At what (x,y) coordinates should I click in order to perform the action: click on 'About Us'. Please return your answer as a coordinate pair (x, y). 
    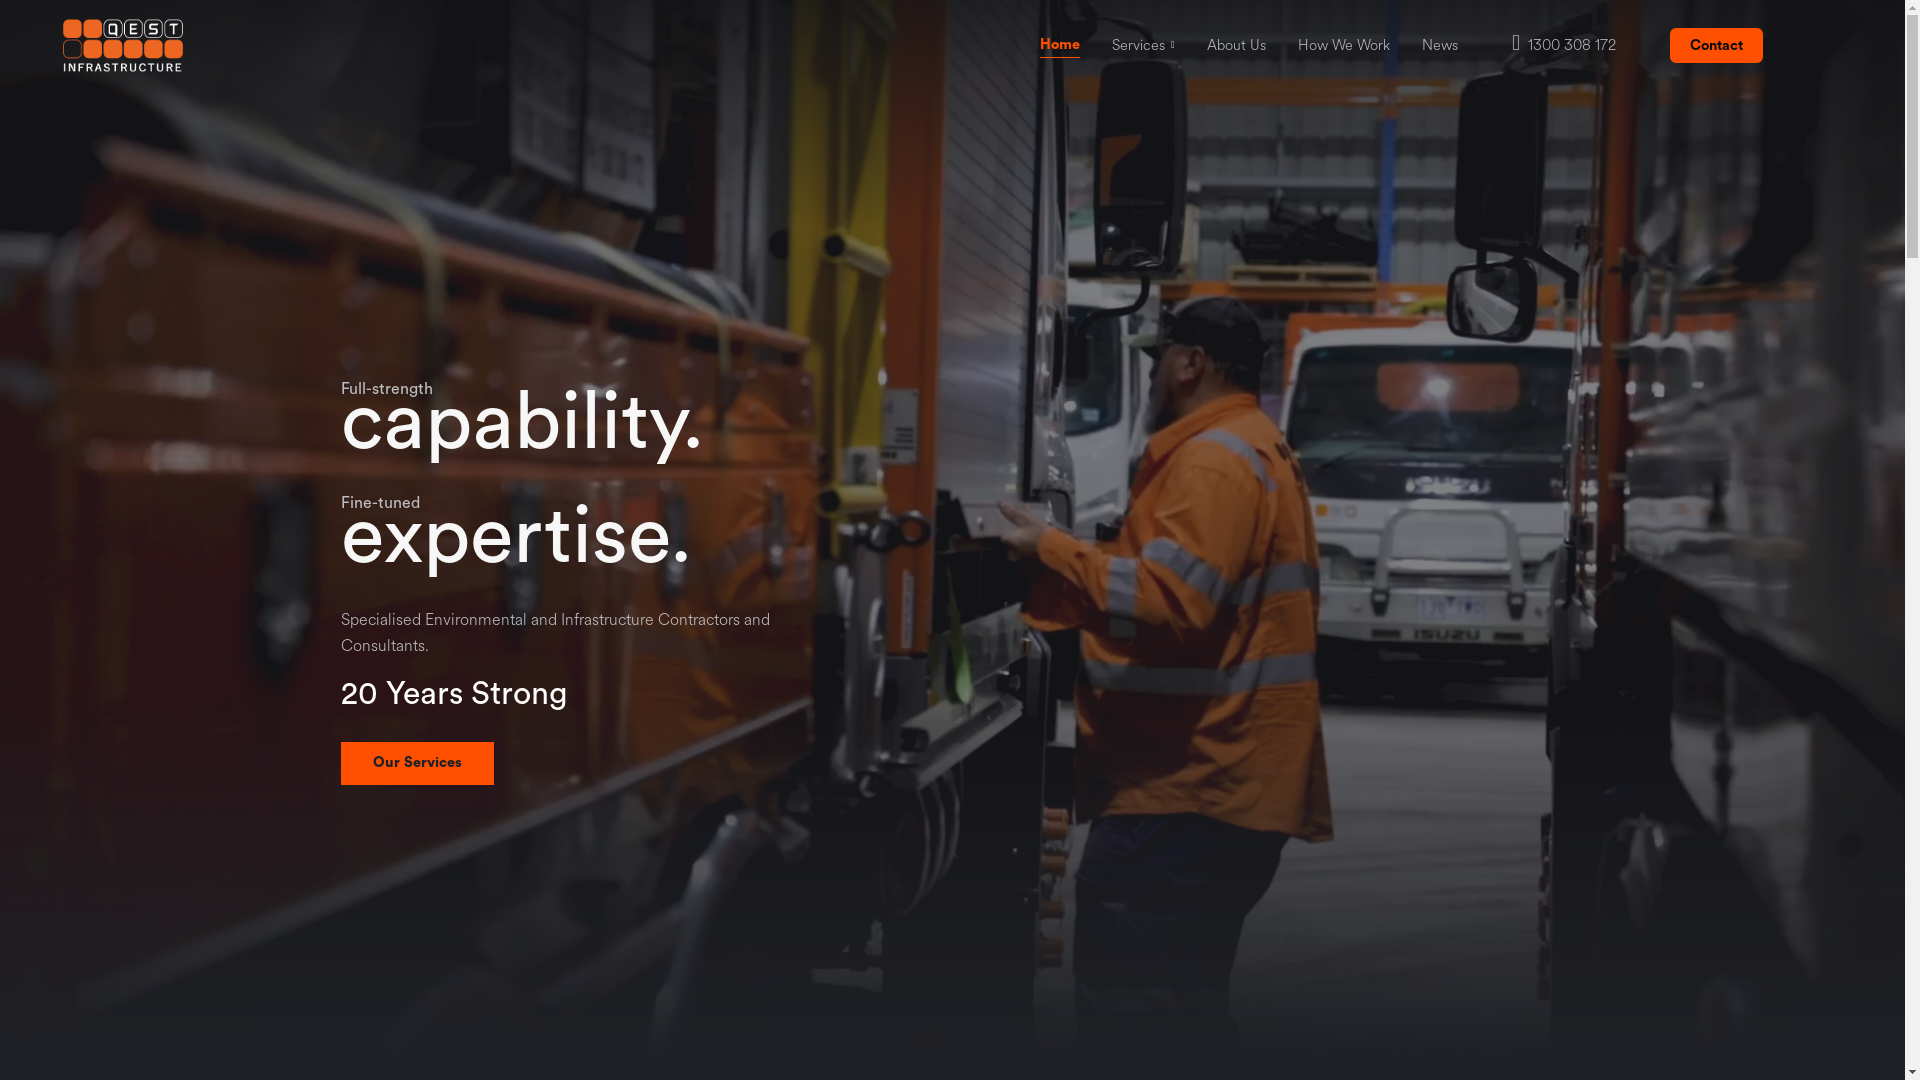
    Looking at the image, I should click on (1235, 45).